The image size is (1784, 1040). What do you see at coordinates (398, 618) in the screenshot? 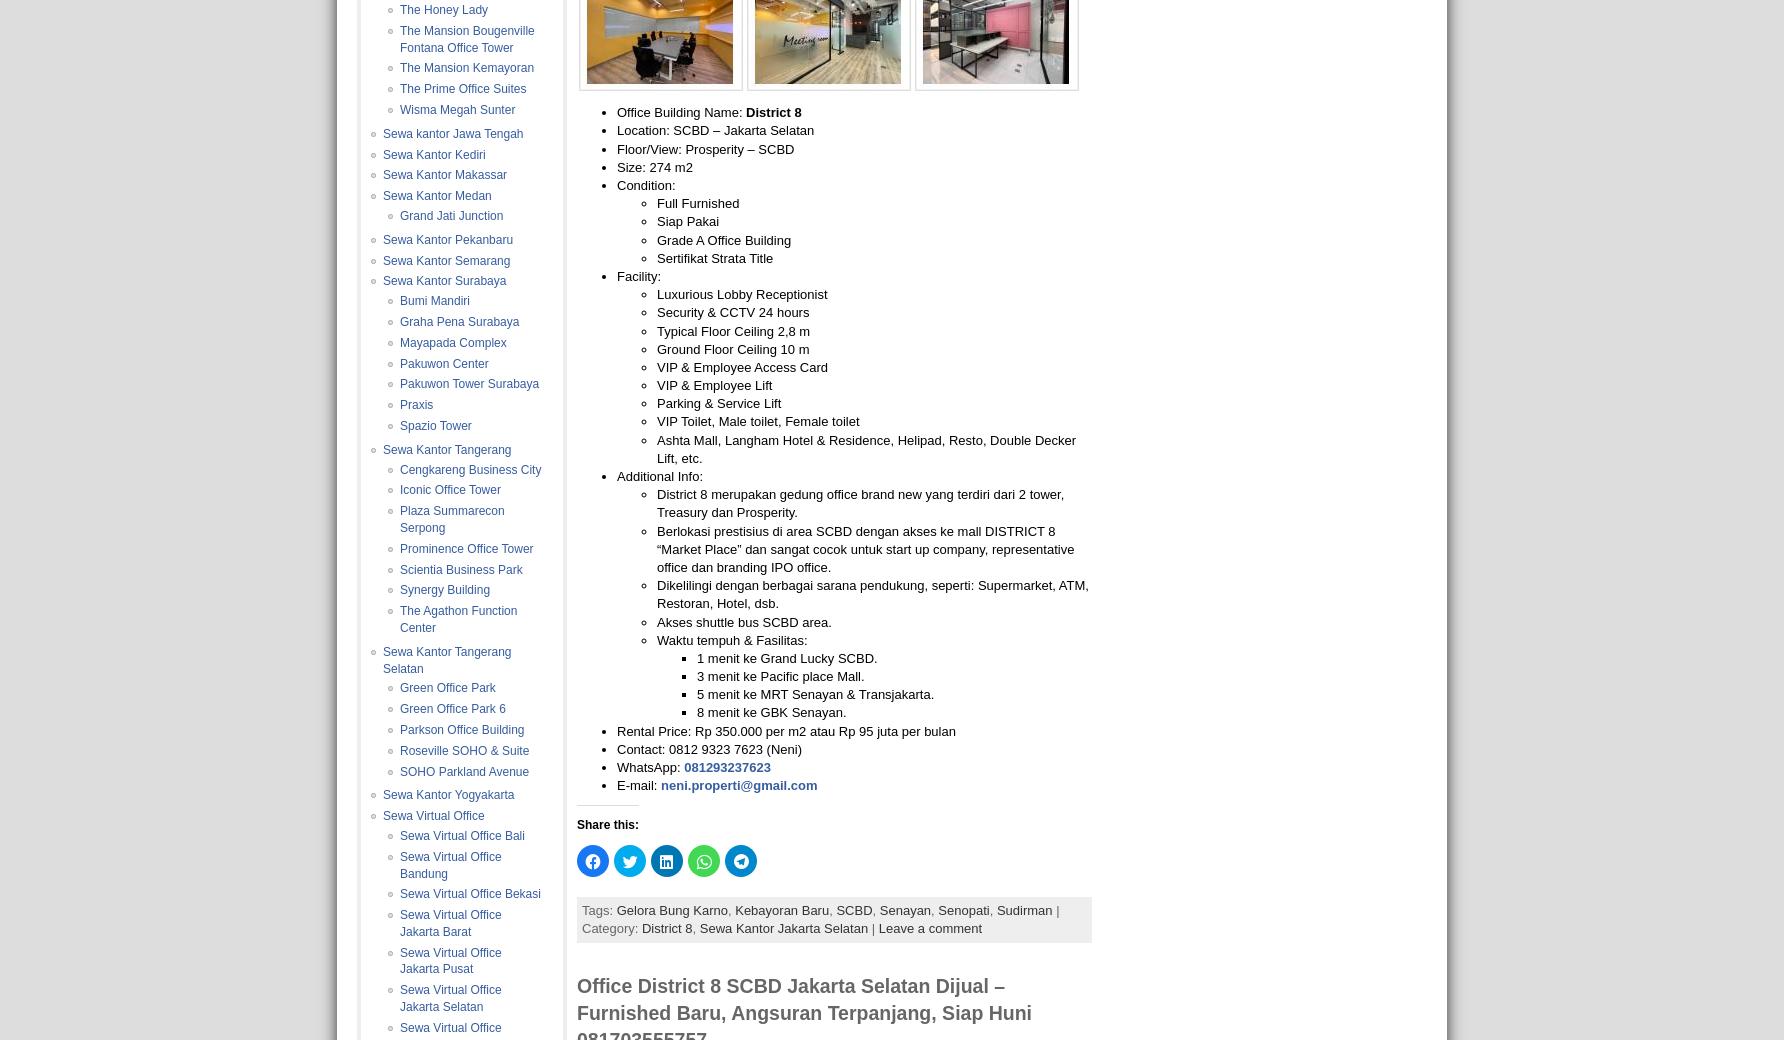
I see `'The Agathon Function Center'` at bounding box center [398, 618].